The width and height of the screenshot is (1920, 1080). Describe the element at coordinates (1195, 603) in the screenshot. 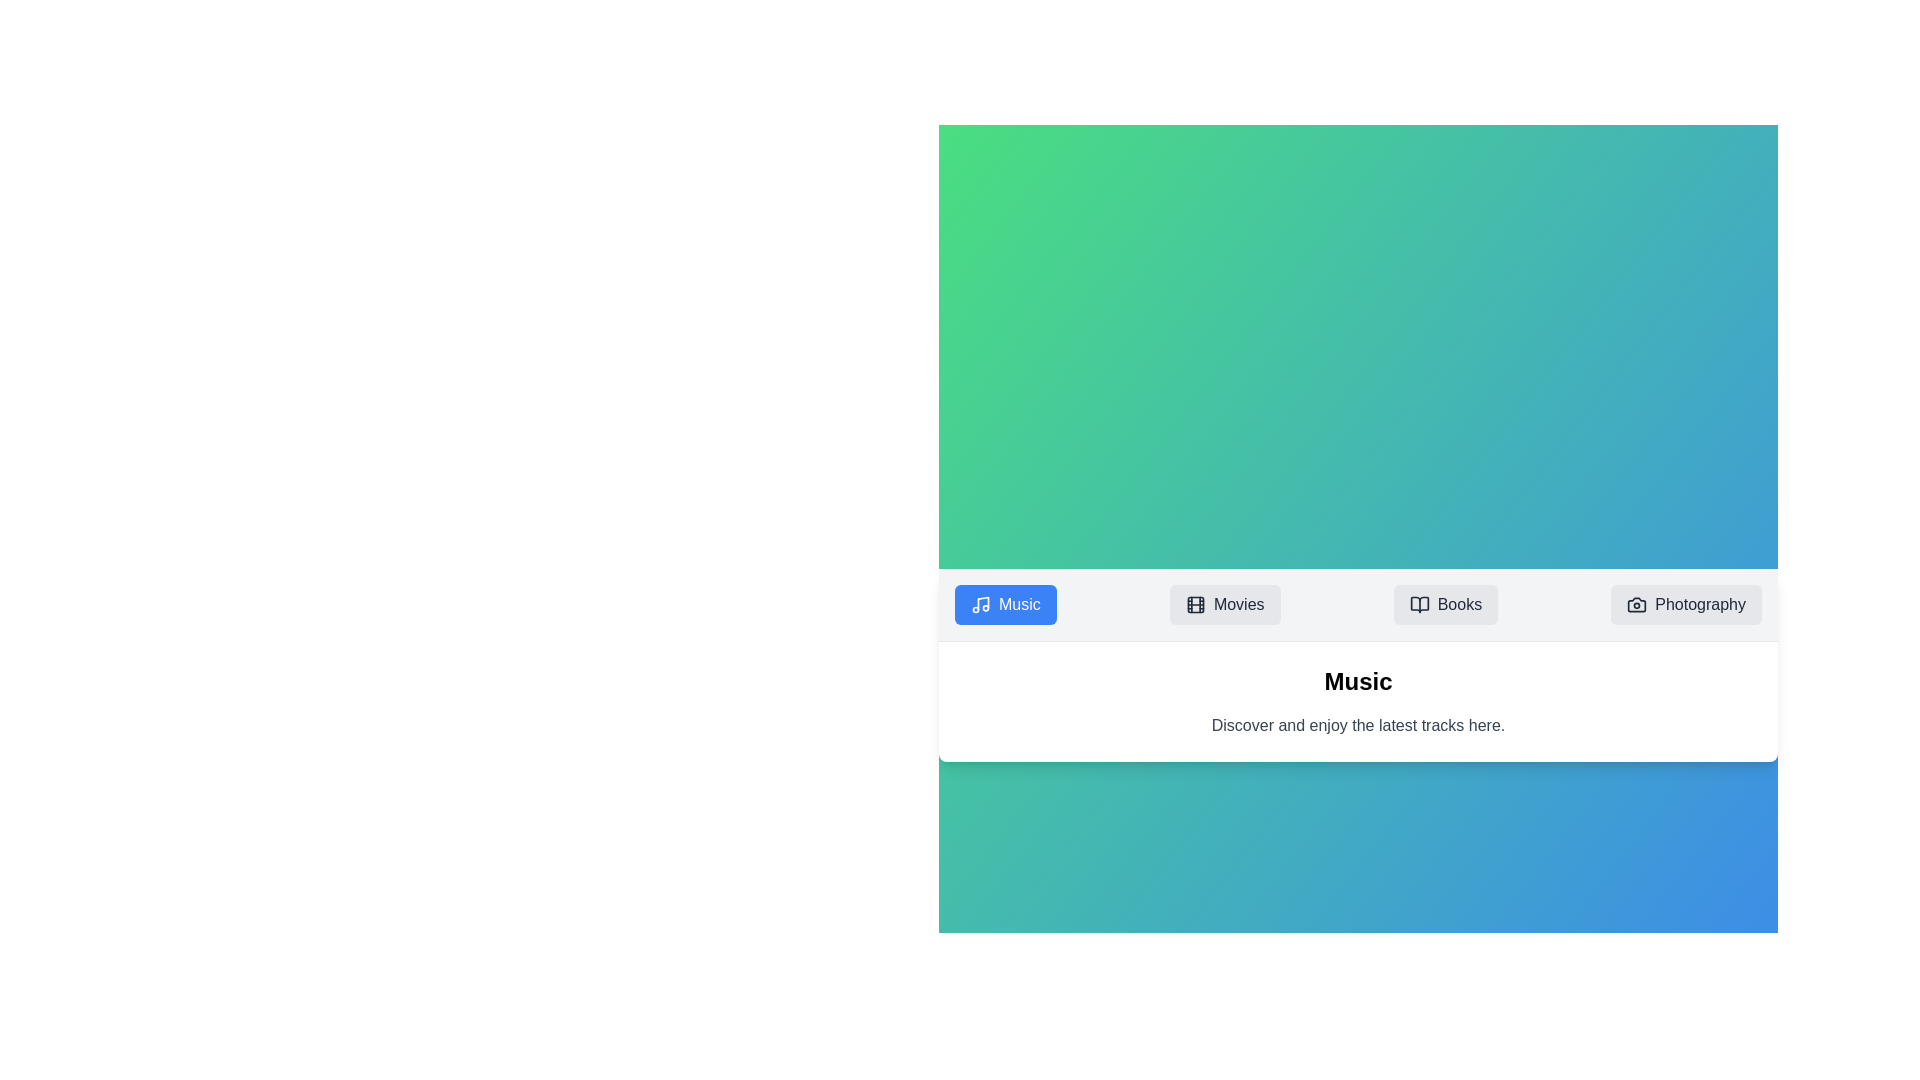

I see `the button containing the film reel icon, which is styled with rounded corners and a grey background, located in the horizontal navigation menu` at that location.